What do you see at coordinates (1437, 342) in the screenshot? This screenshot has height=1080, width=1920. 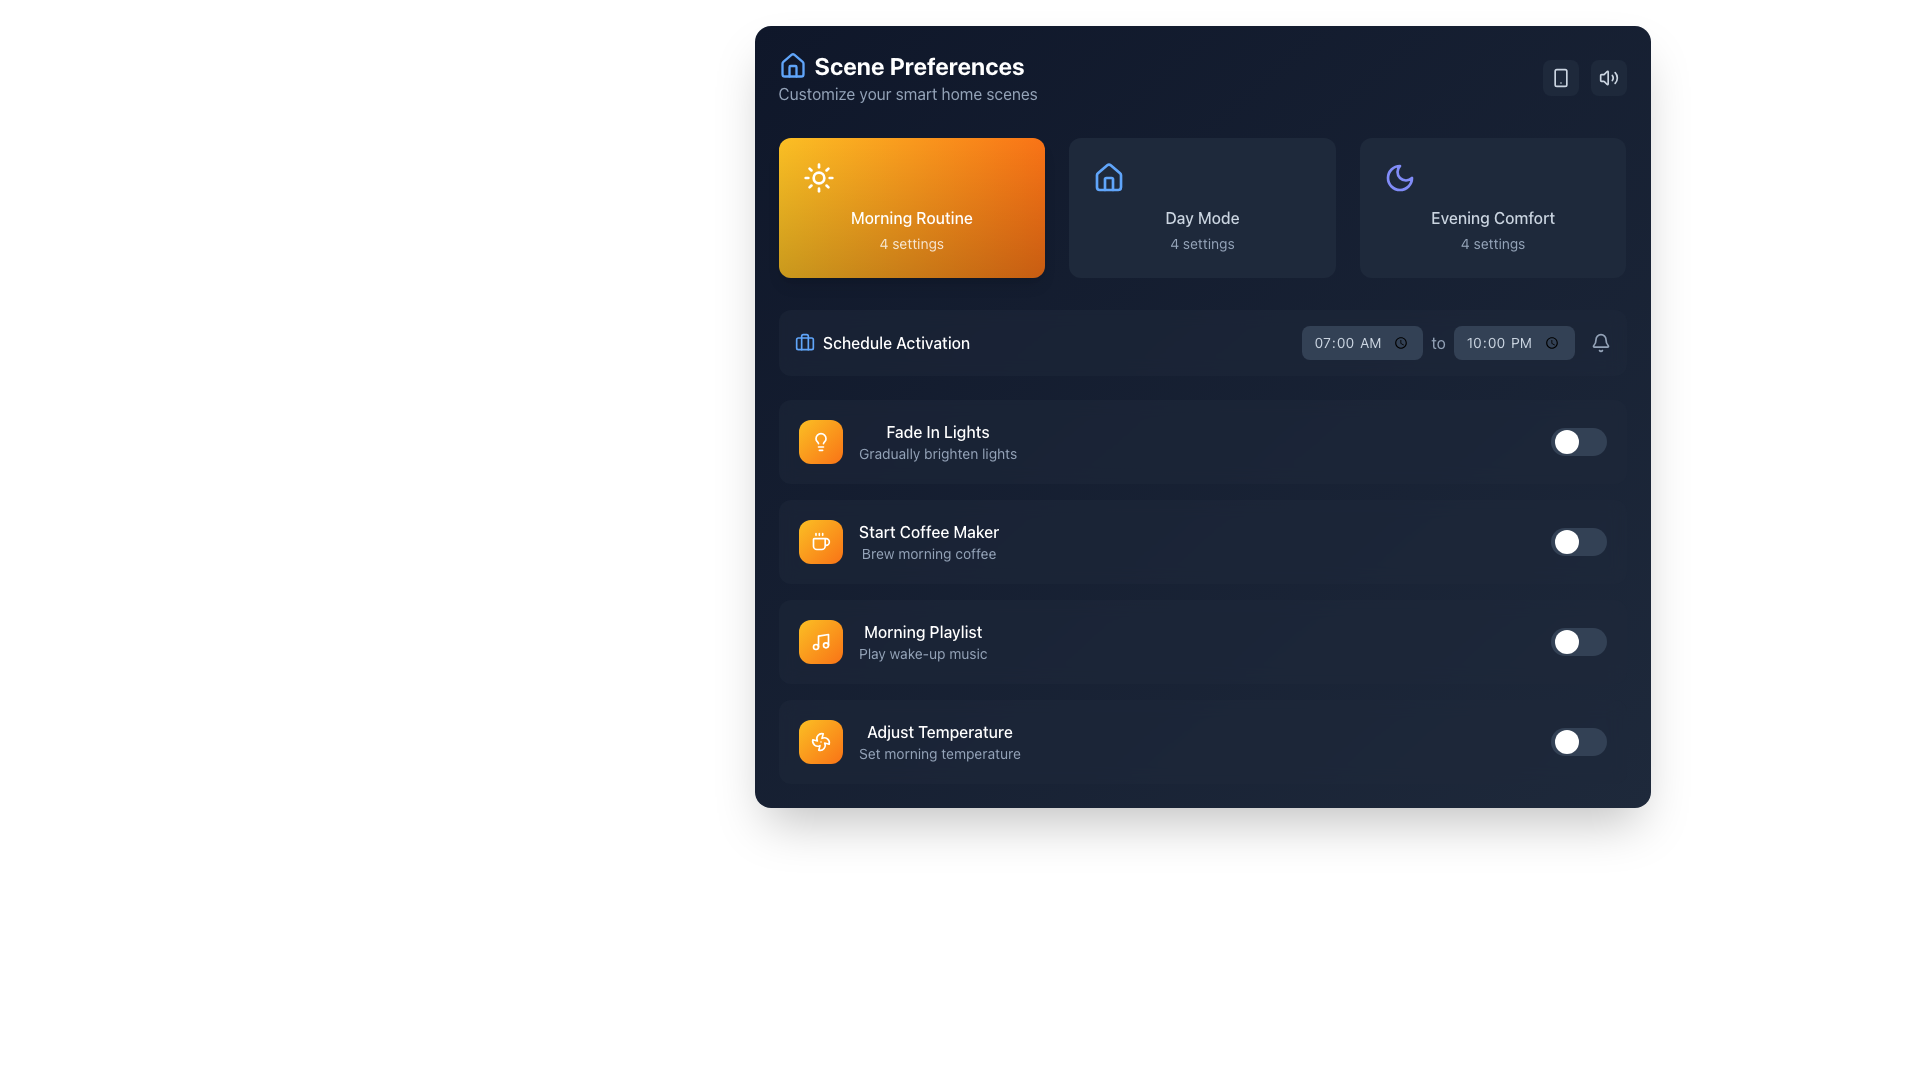 I see `the static text element displaying the word 'to', styled in light gray color, located between the '07:00 AM' and '10:00 PM' buttons` at bounding box center [1437, 342].